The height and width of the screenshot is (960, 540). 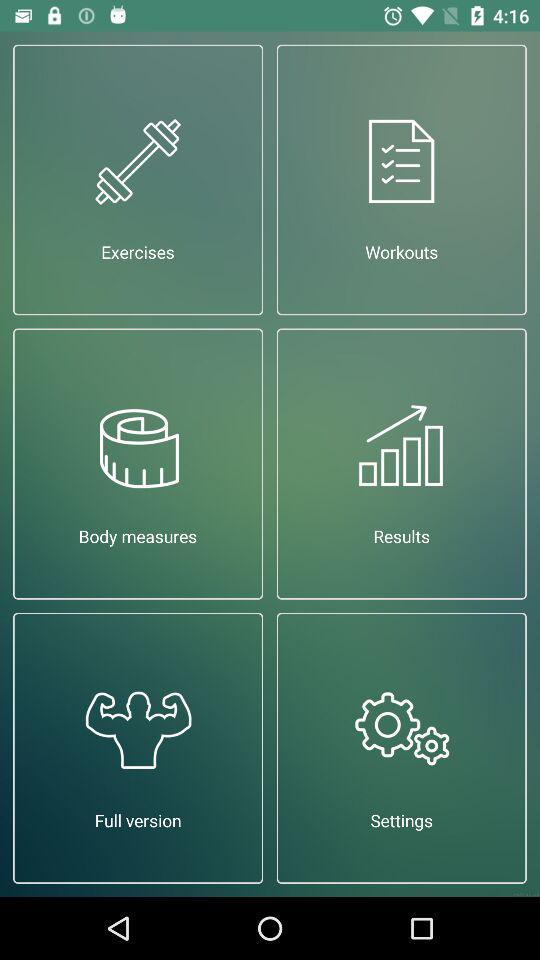 I want to click on icon next to the full version, so click(x=401, y=747).